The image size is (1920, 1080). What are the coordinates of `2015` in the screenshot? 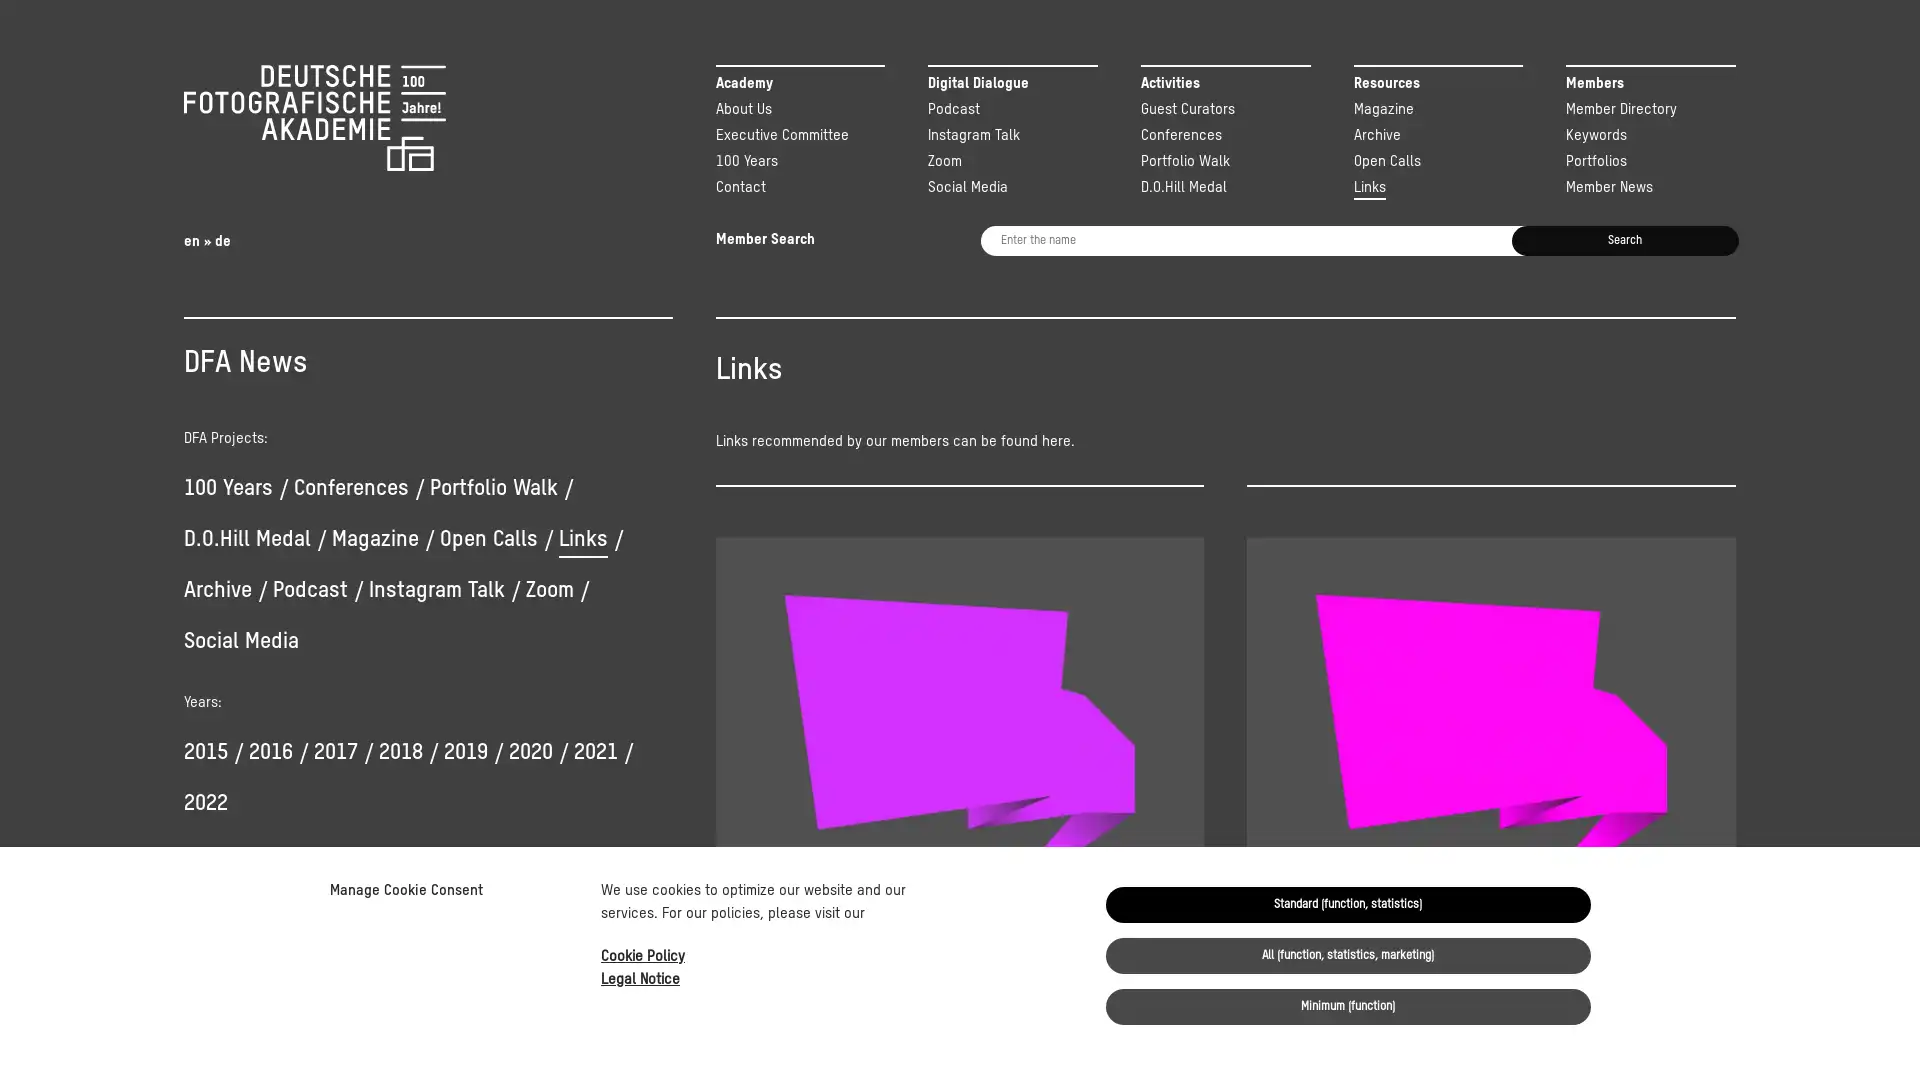 It's located at (206, 752).